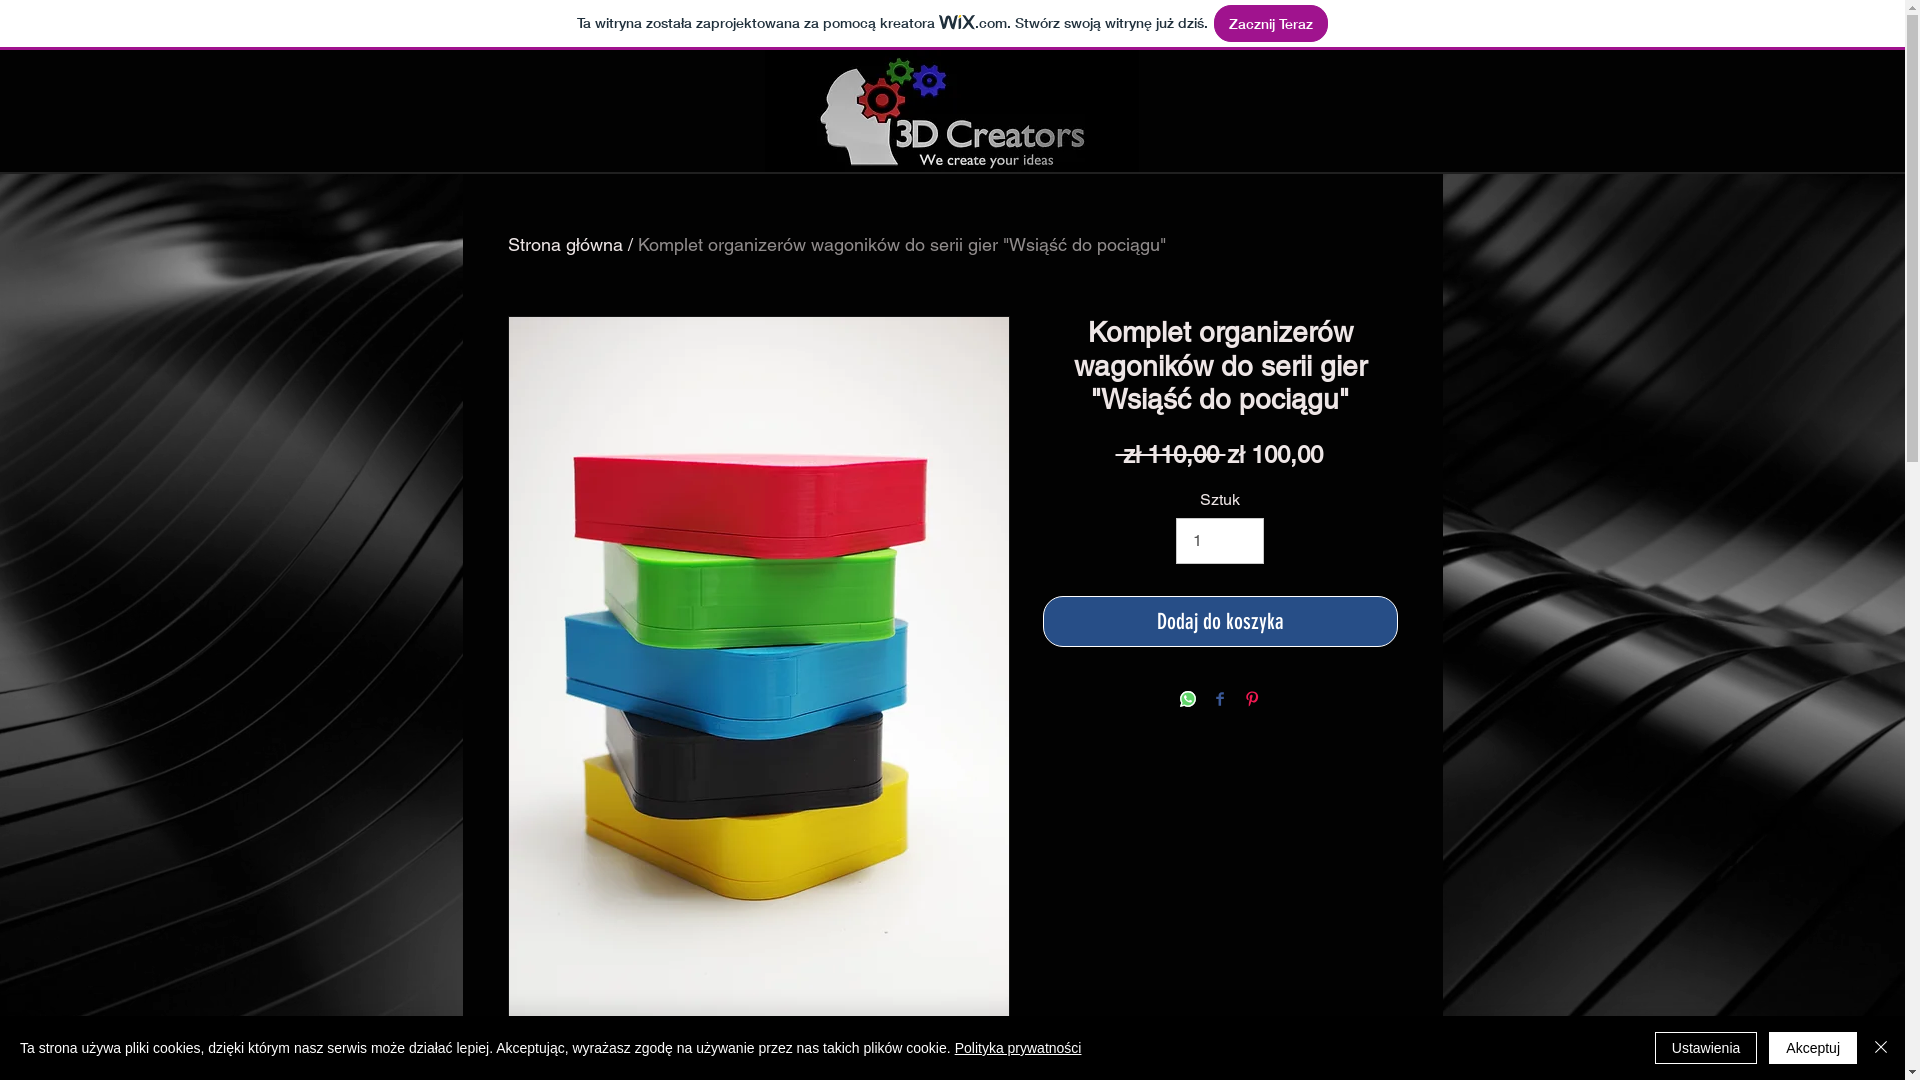 This screenshot has height=1080, width=1920. What do you see at coordinates (1218, 620) in the screenshot?
I see `'Dodaj do koszyka'` at bounding box center [1218, 620].